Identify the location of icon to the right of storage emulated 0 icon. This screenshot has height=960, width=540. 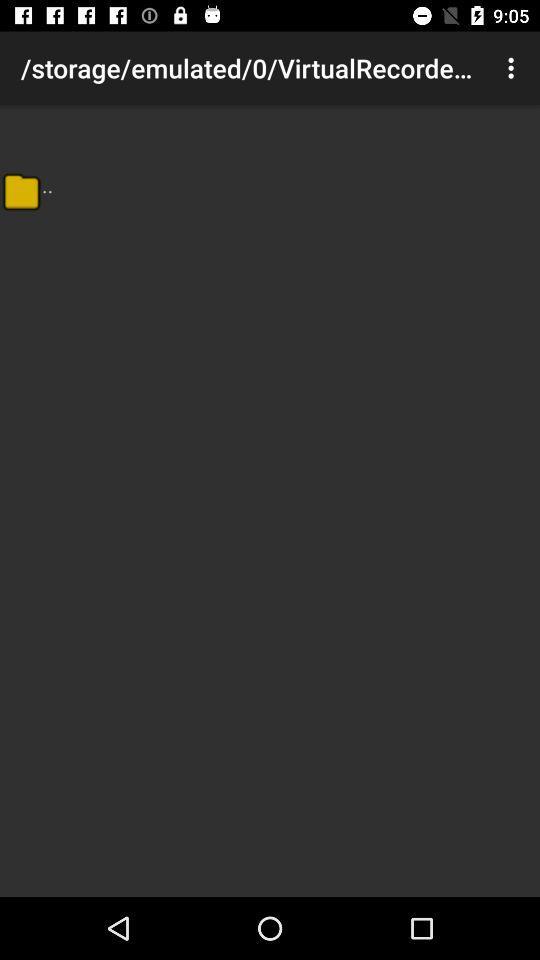
(513, 68).